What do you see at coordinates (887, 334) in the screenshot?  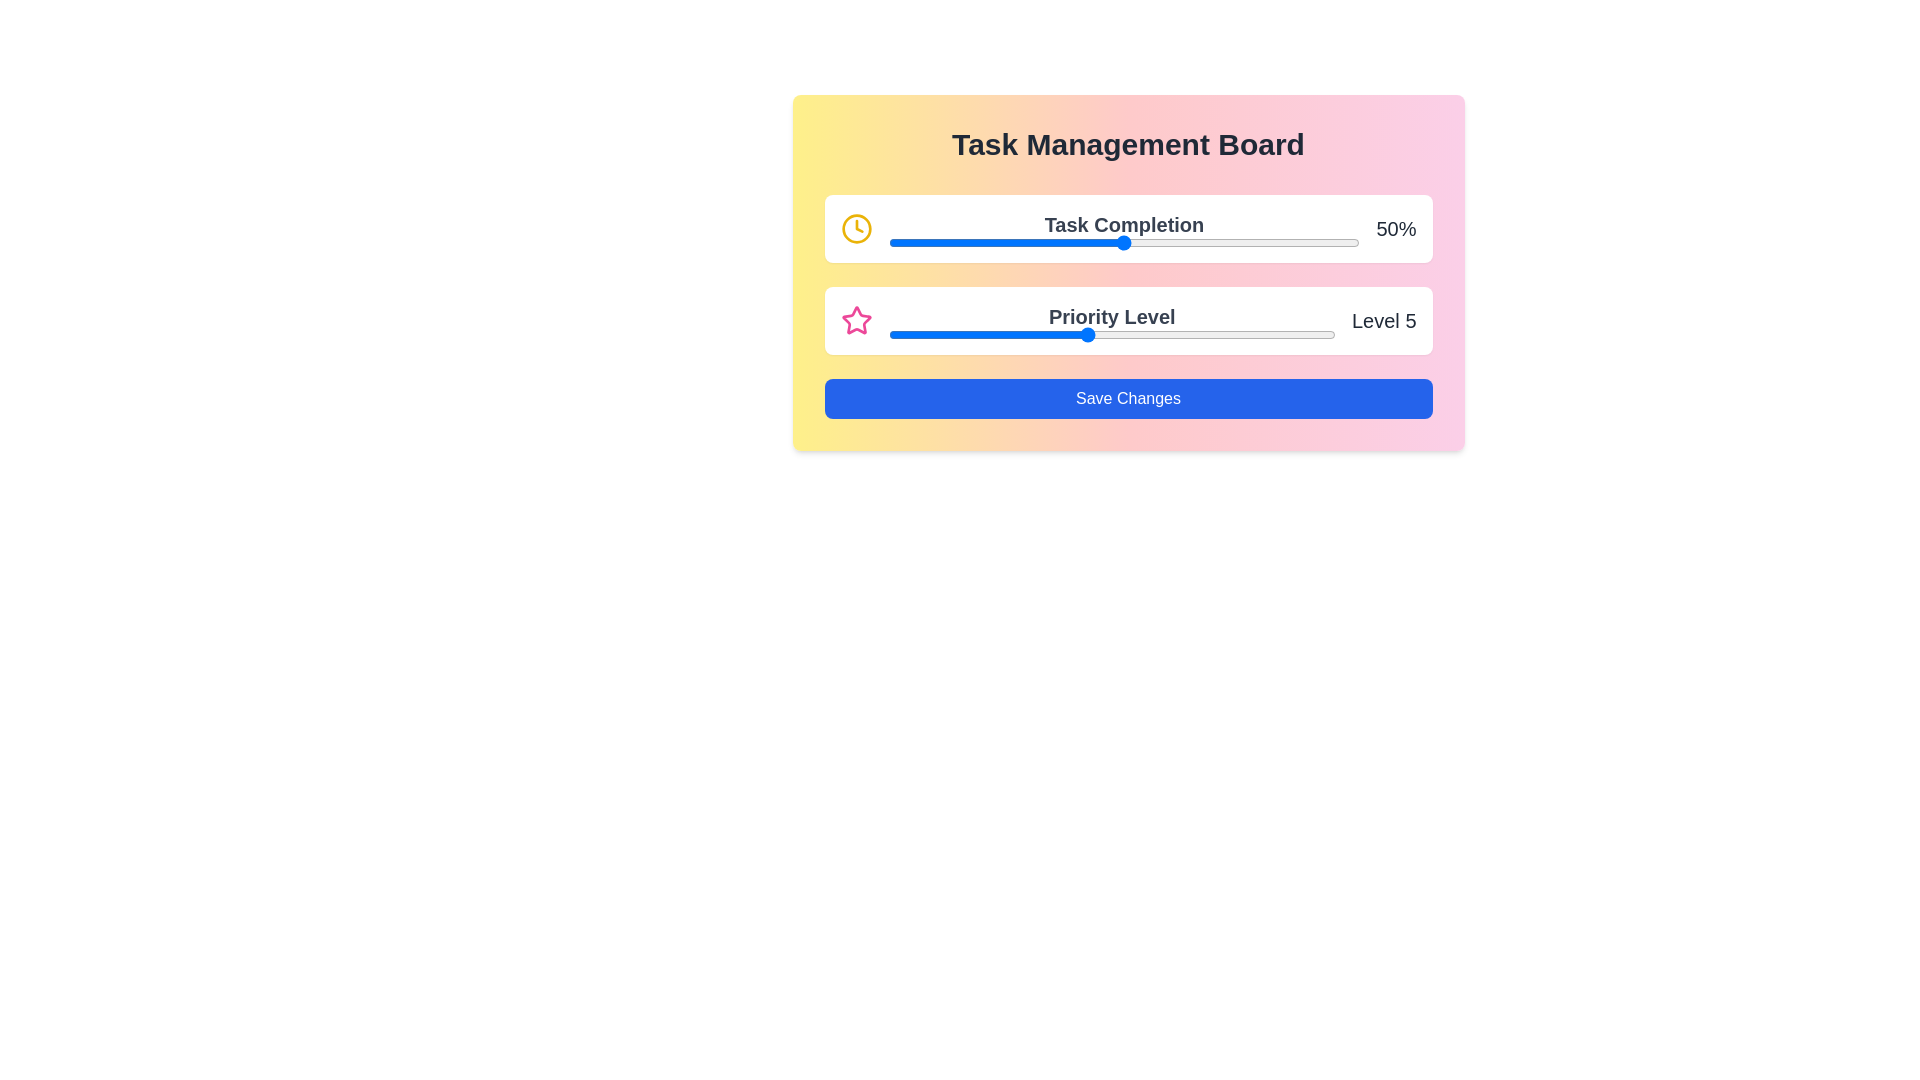 I see `the priority level` at bounding box center [887, 334].